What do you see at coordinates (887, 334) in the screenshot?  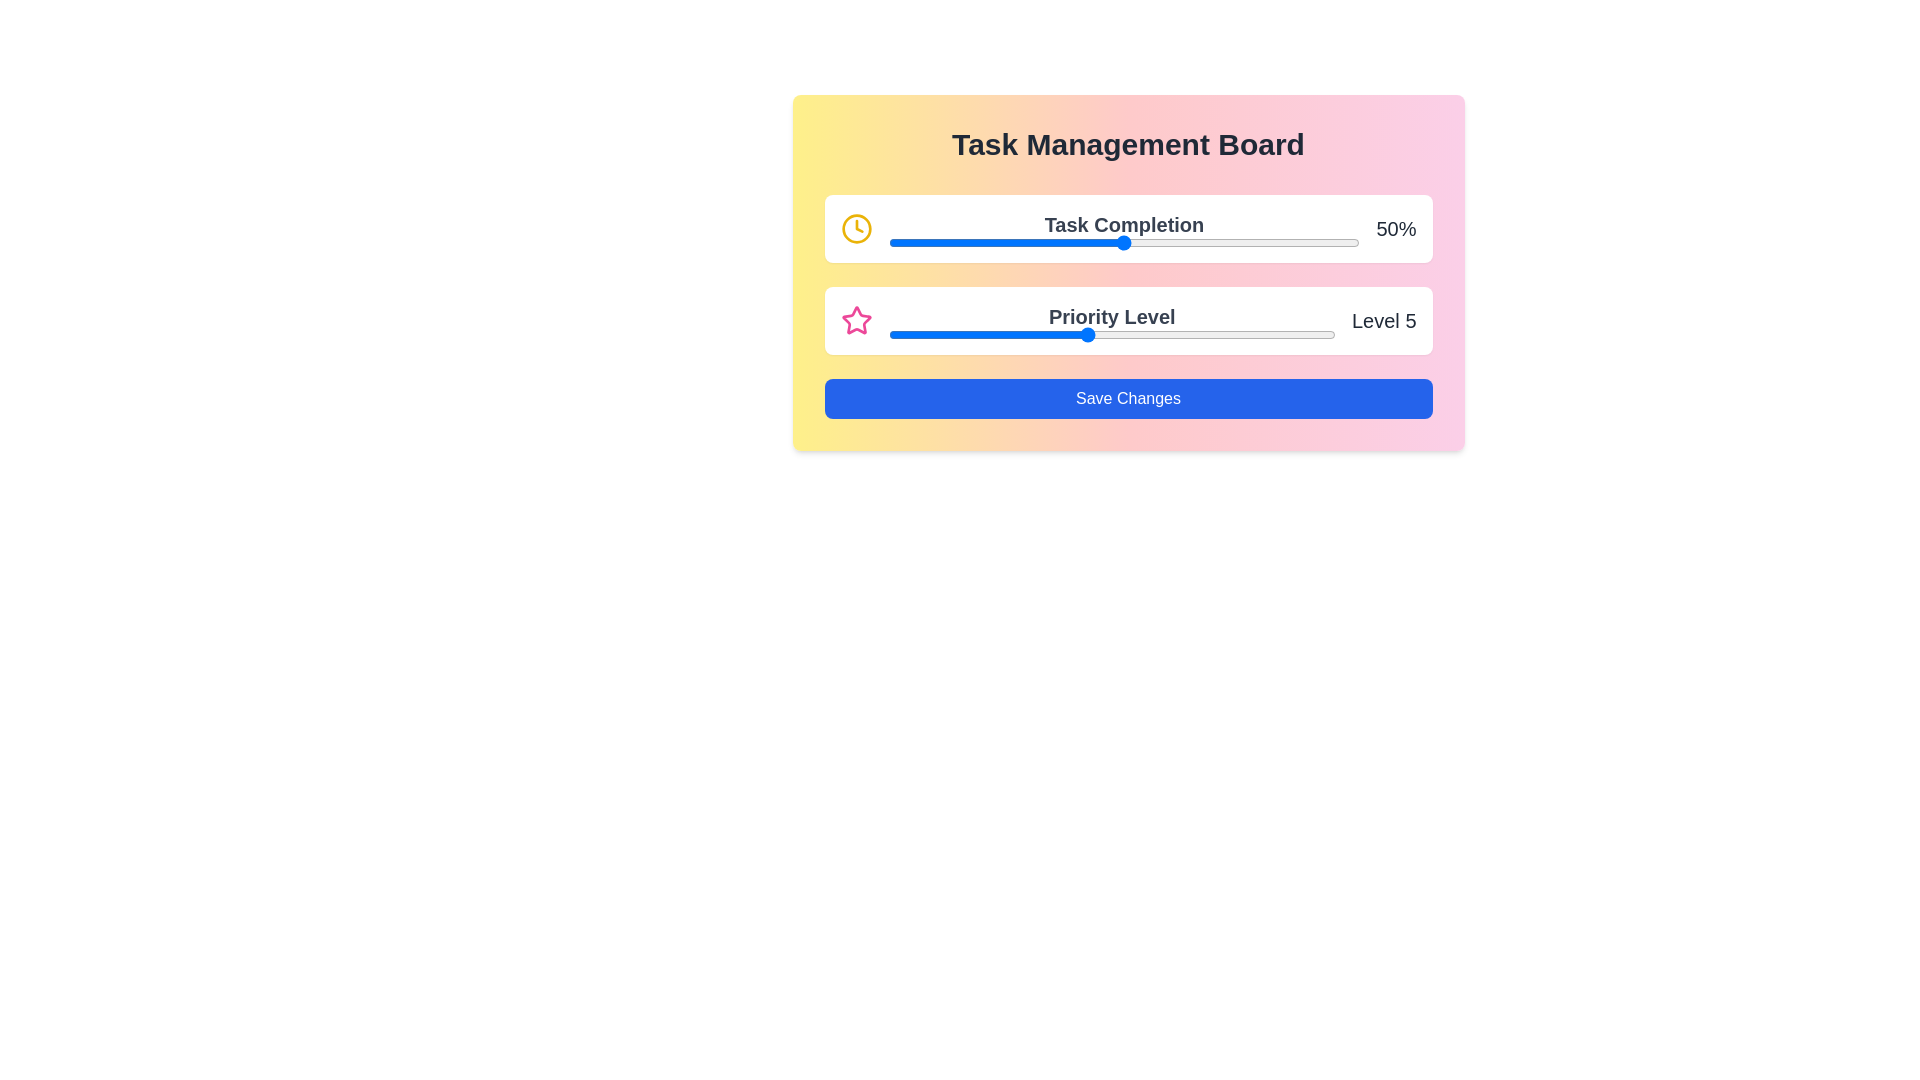 I see `the priority level` at bounding box center [887, 334].